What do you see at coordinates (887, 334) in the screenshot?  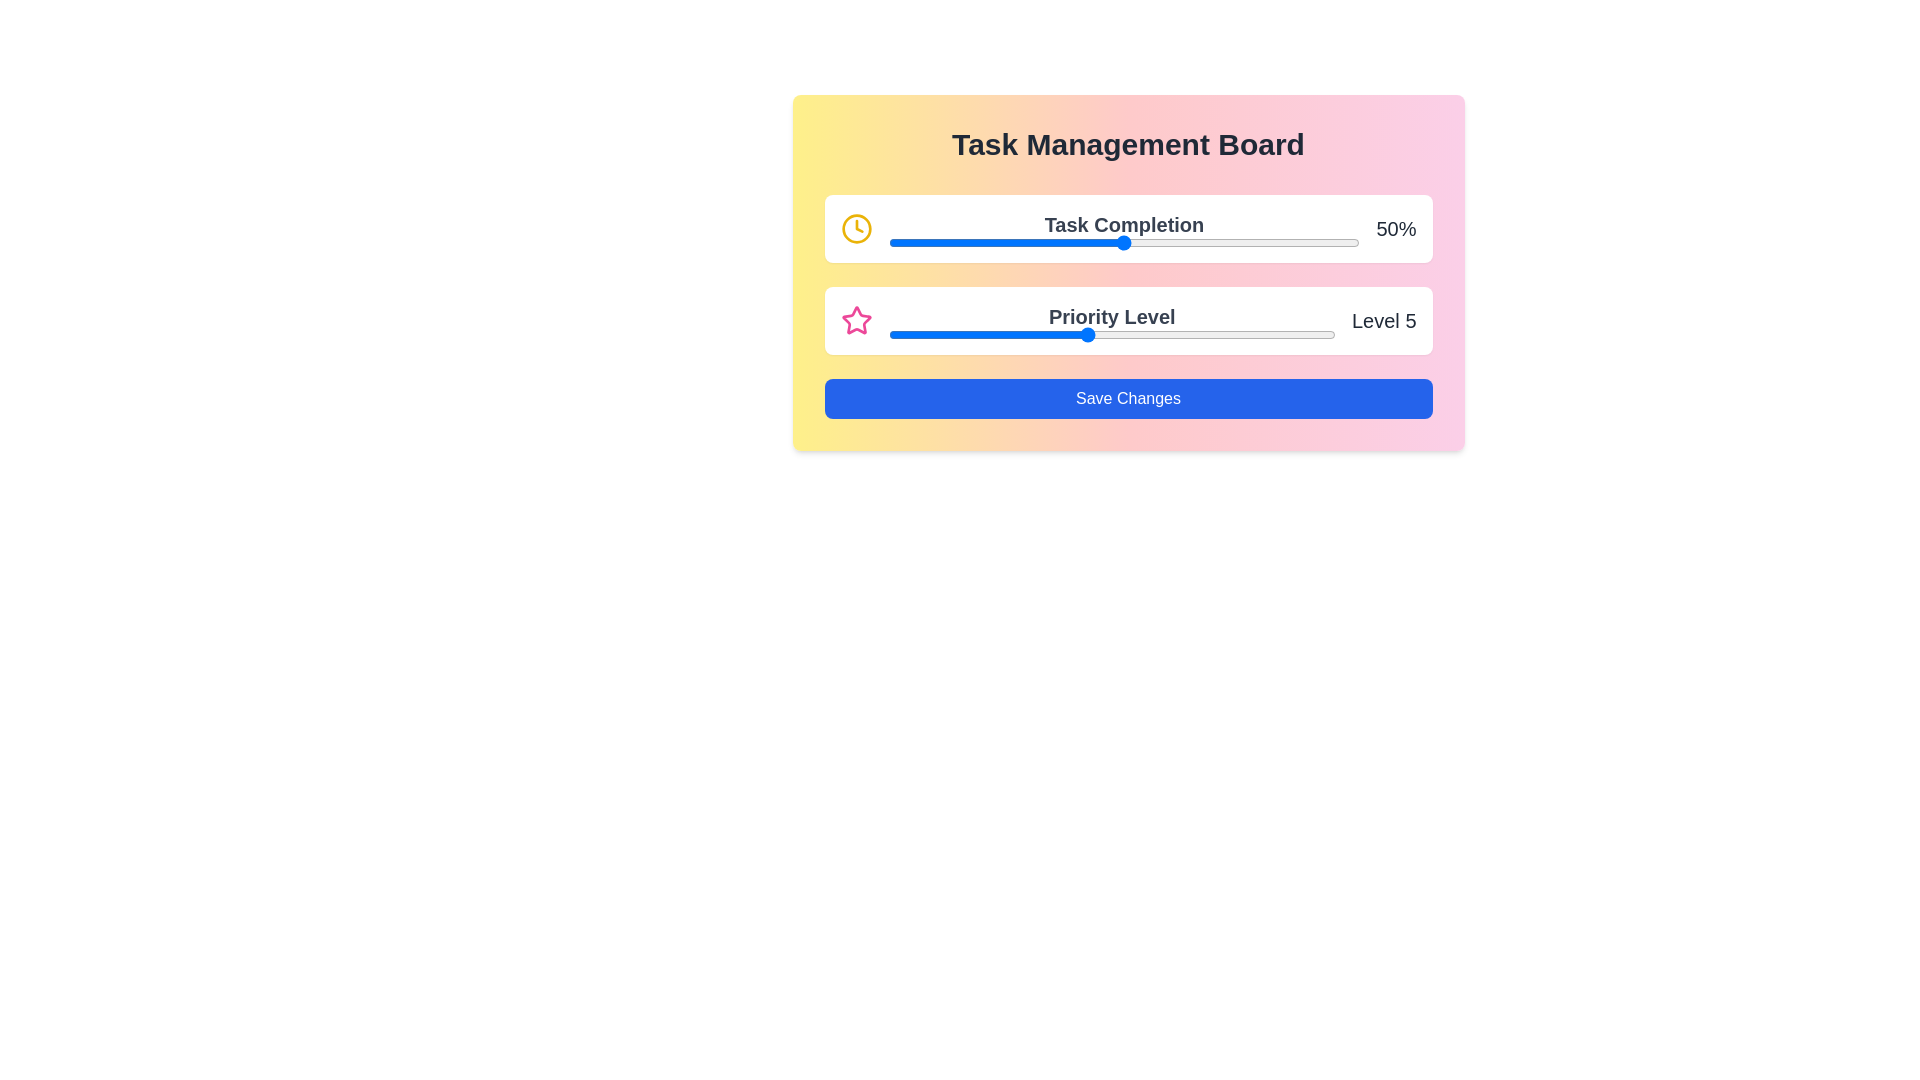 I see `the priority level` at bounding box center [887, 334].